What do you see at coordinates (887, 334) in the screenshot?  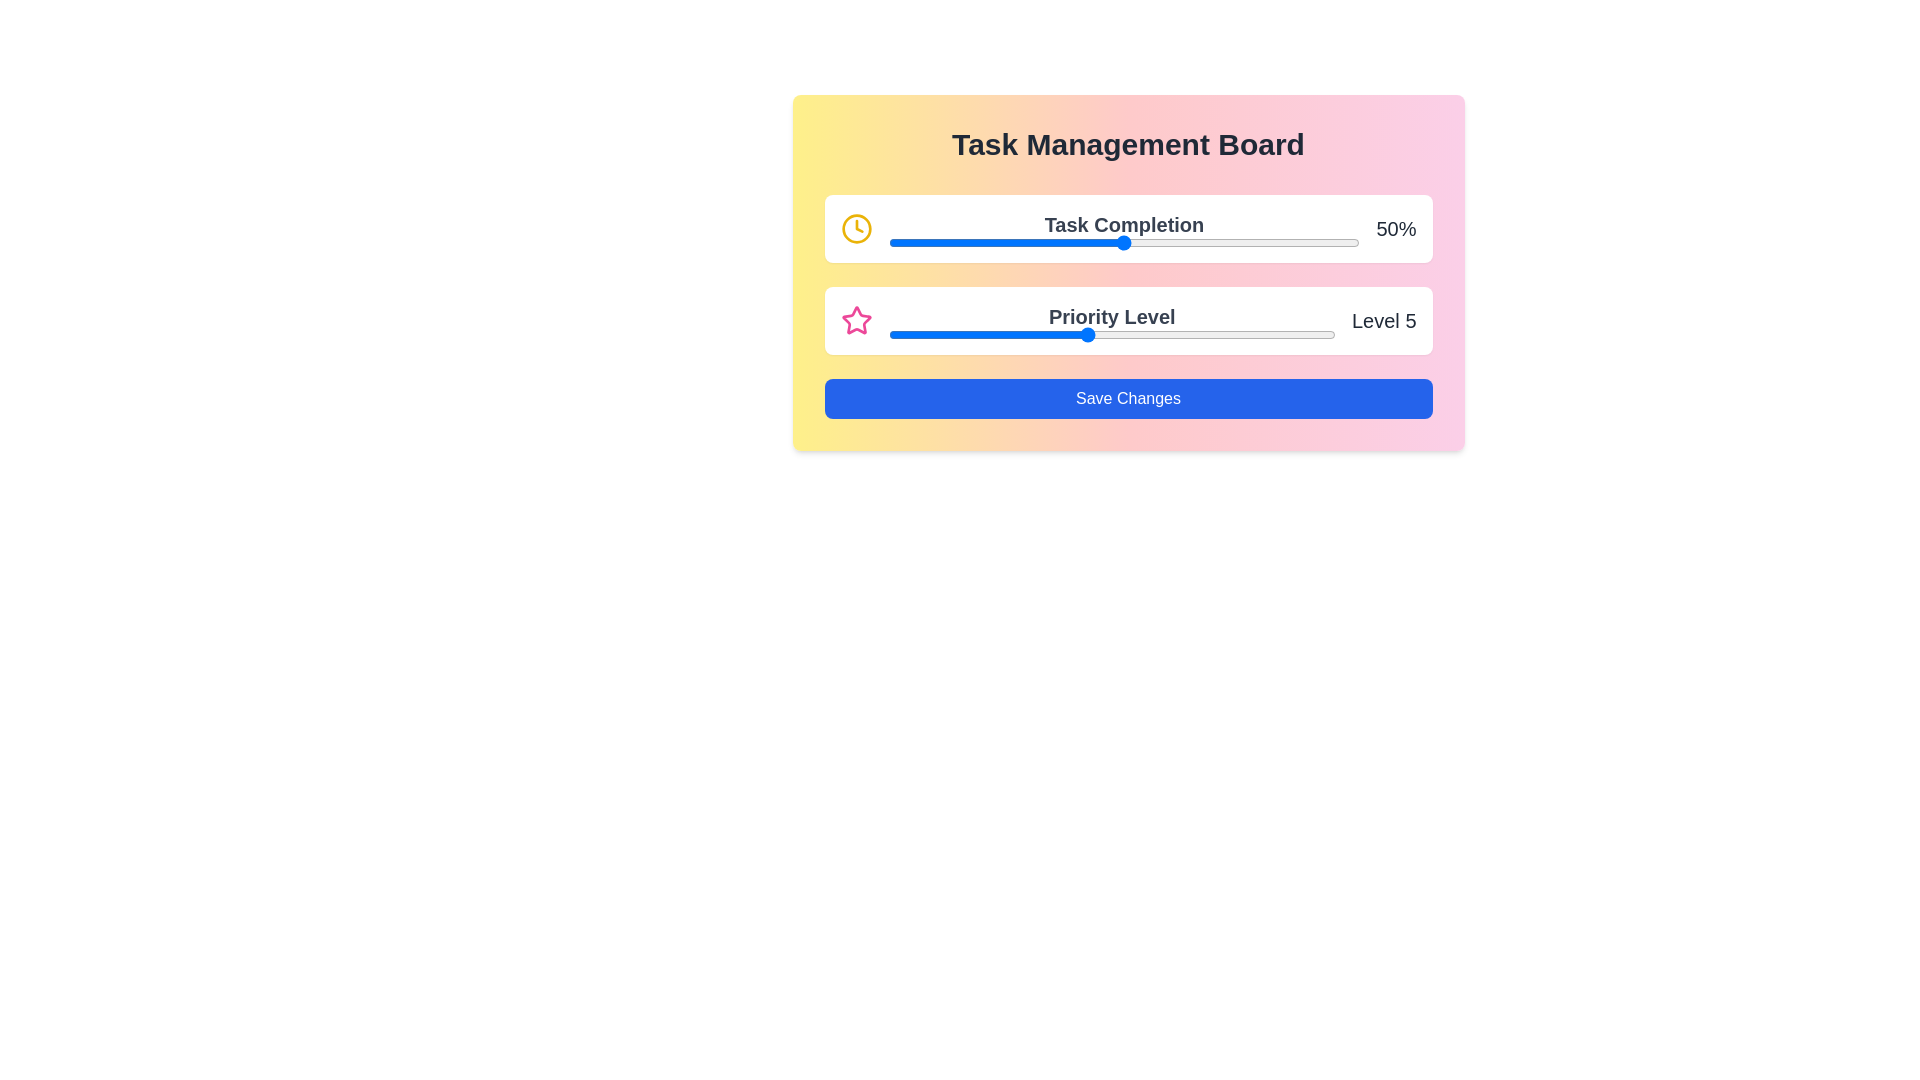 I see `the priority level` at bounding box center [887, 334].